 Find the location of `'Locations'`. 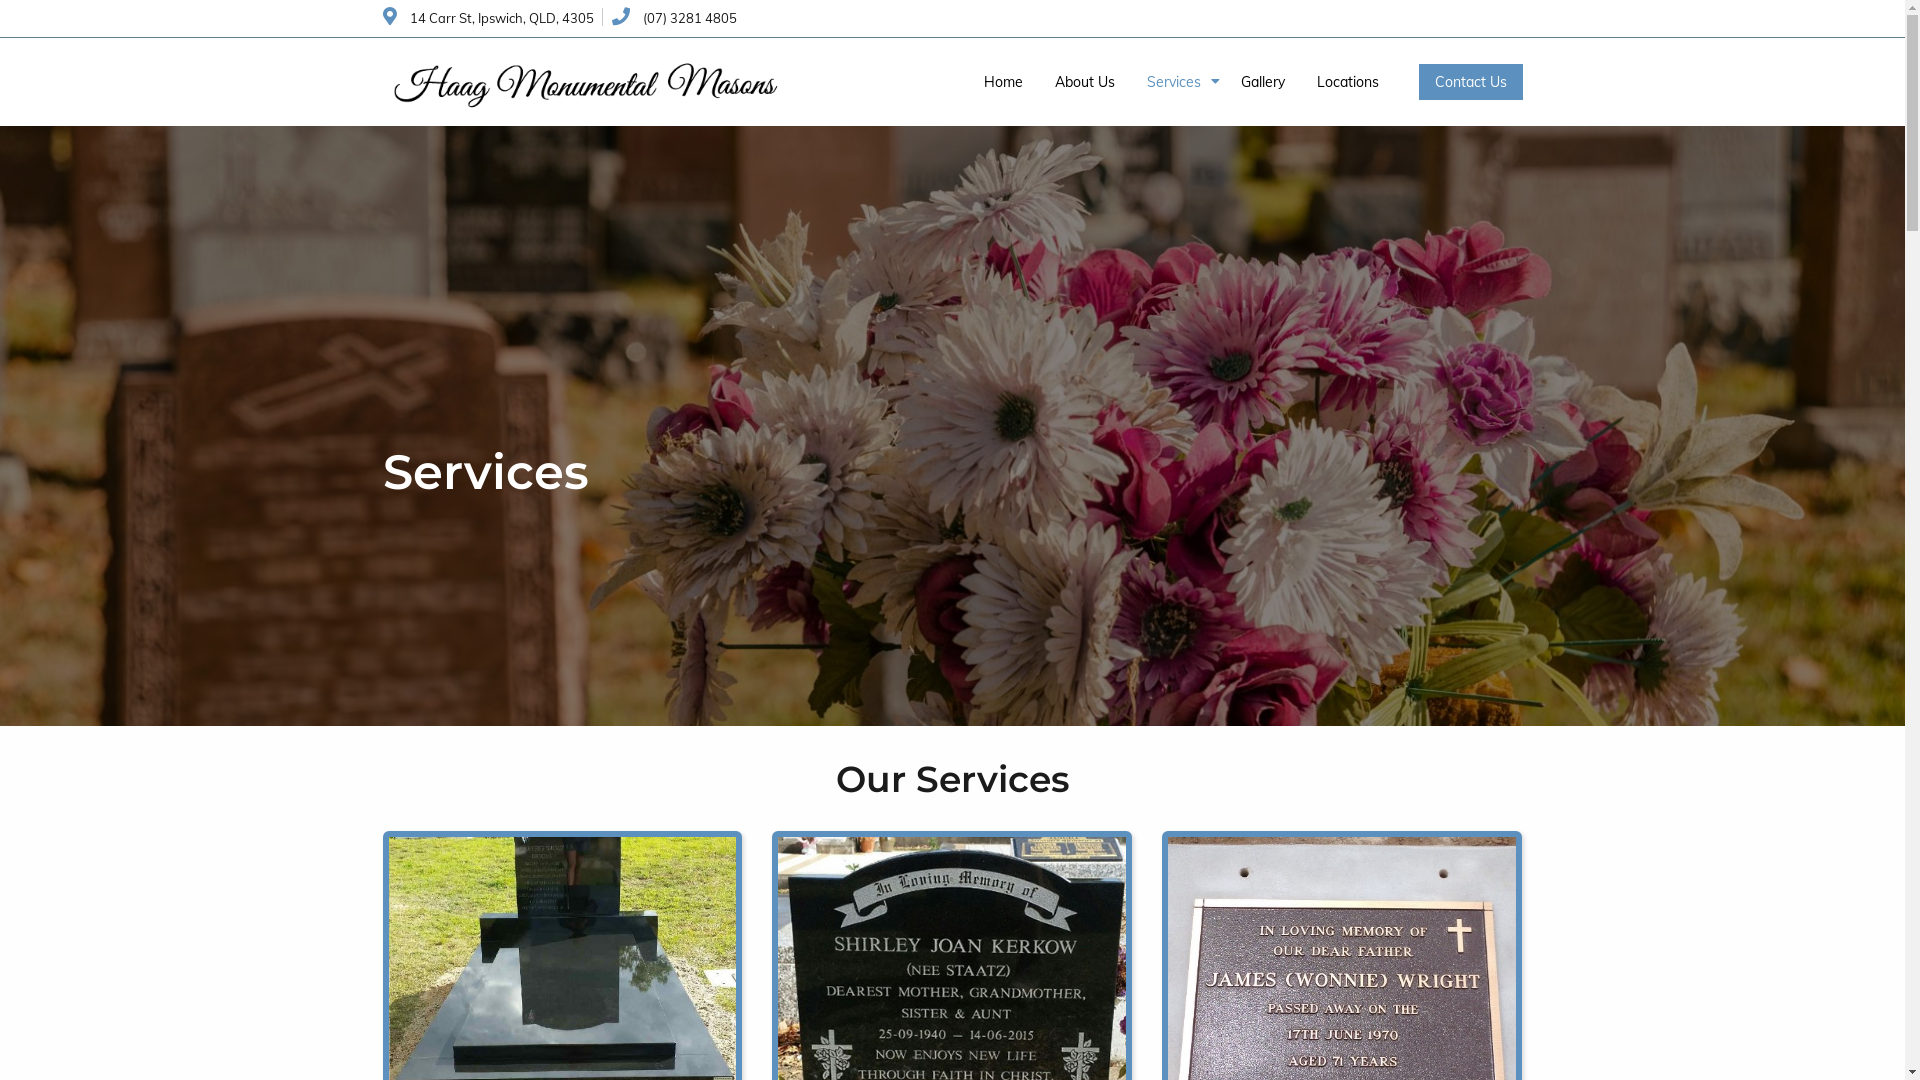

'Locations' is located at coordinates (1347, 80).